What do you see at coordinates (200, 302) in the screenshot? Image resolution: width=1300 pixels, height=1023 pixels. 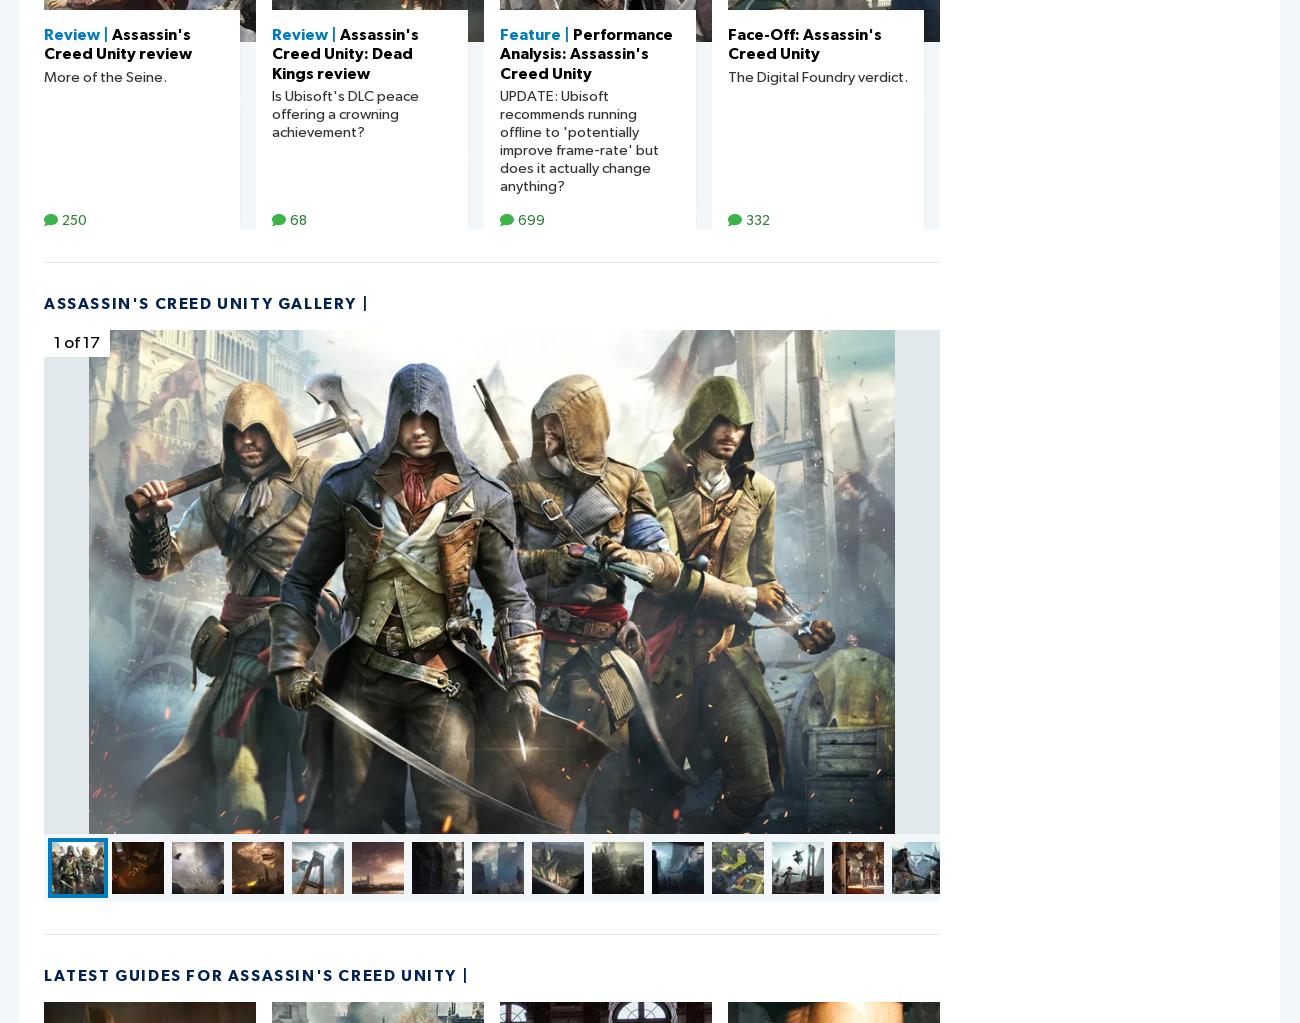 I see `'Assassin's Creed Unity Gallery'` at bounding box center [200, 302].